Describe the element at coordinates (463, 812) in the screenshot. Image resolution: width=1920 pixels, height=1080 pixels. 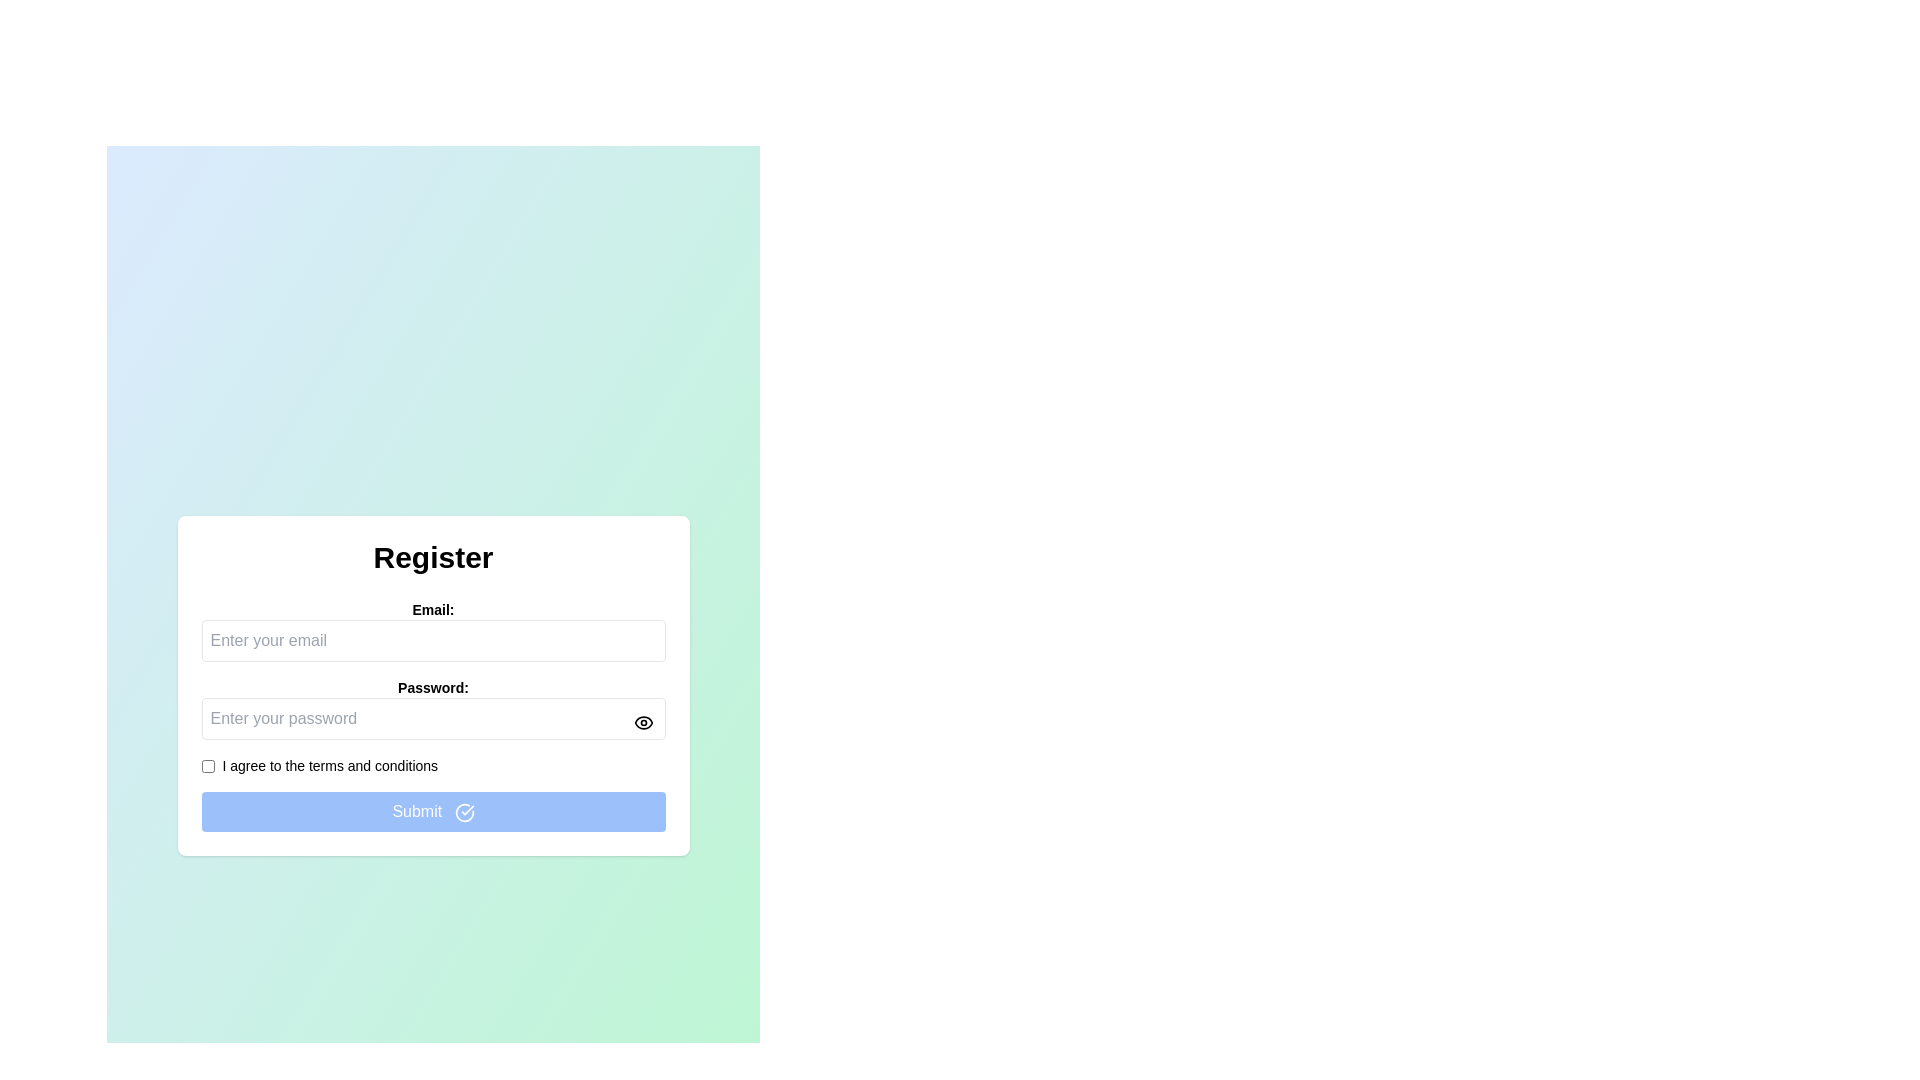
I see `the success confirmation icon located near the right side of the 'Submit' button at the bottom of the registration form` at that location.